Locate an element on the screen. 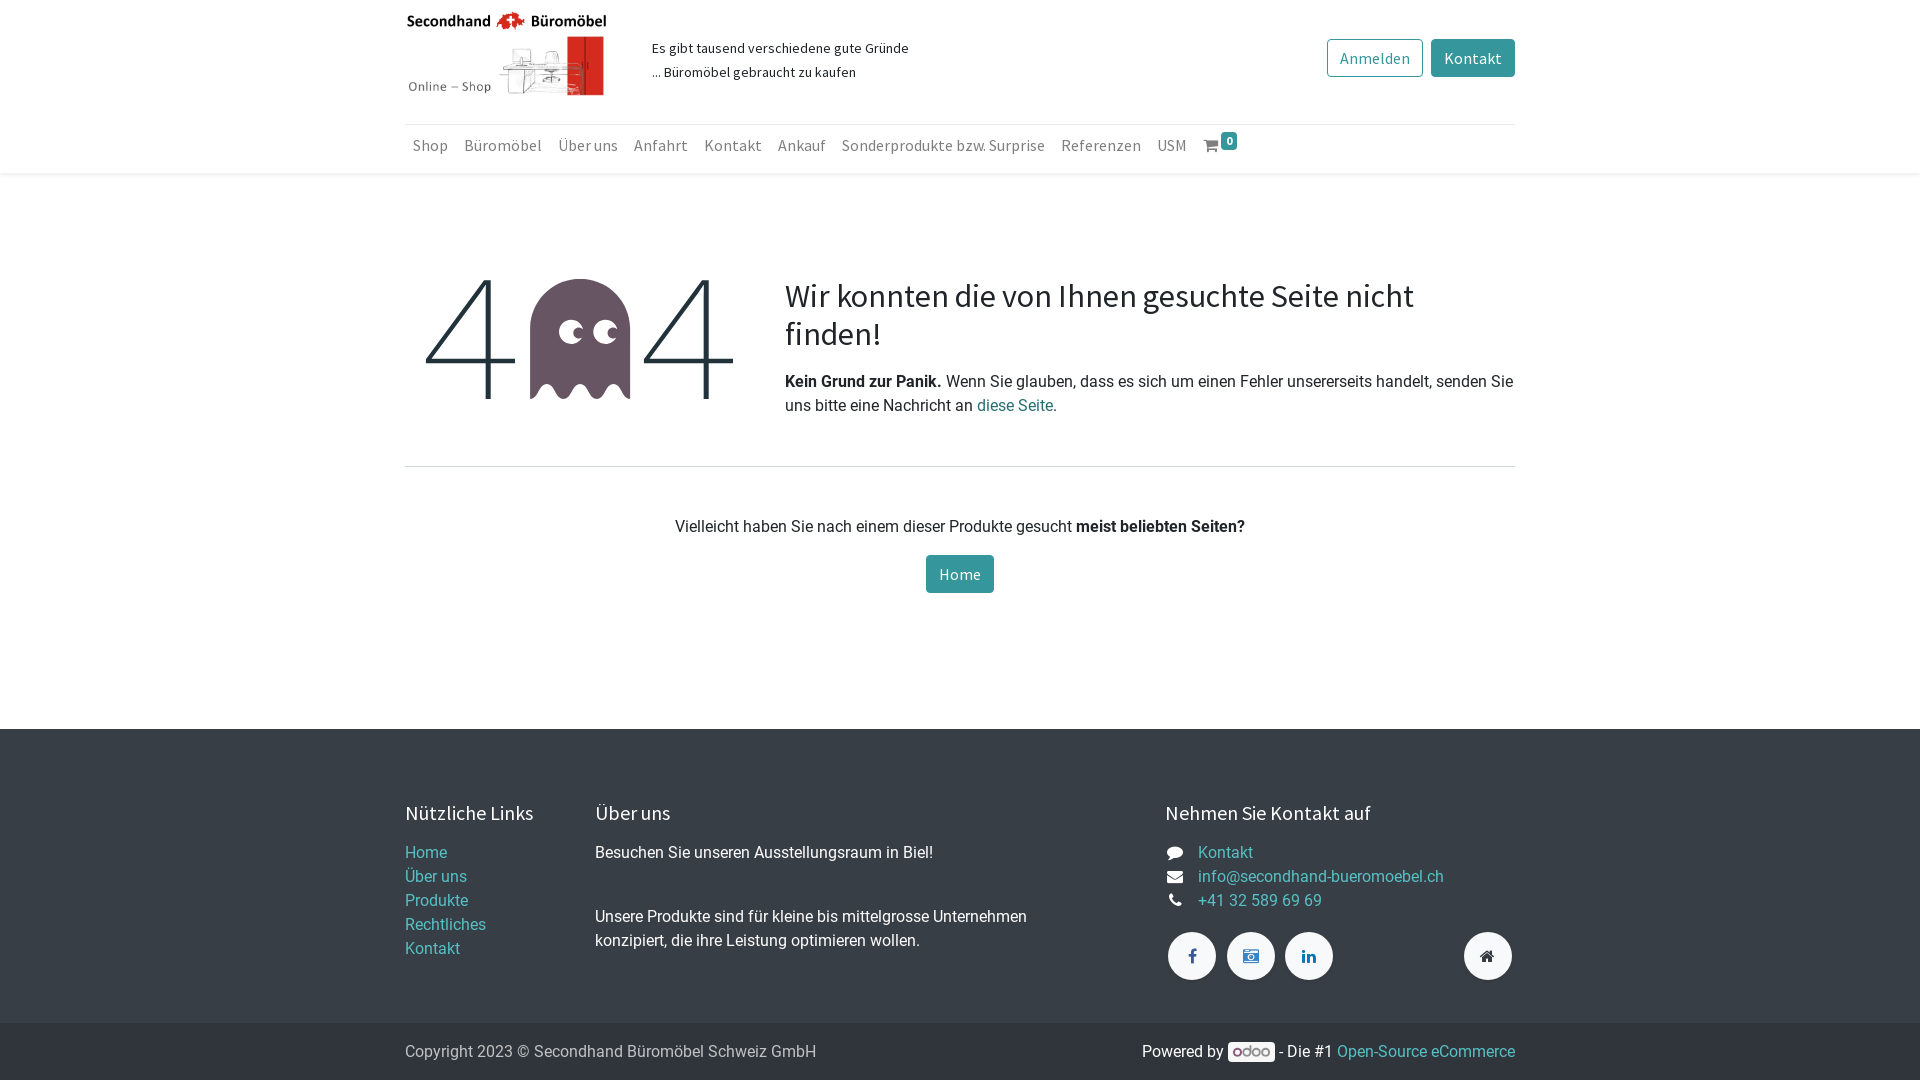  'diese Seite' is located at coordinates (1014, 405).